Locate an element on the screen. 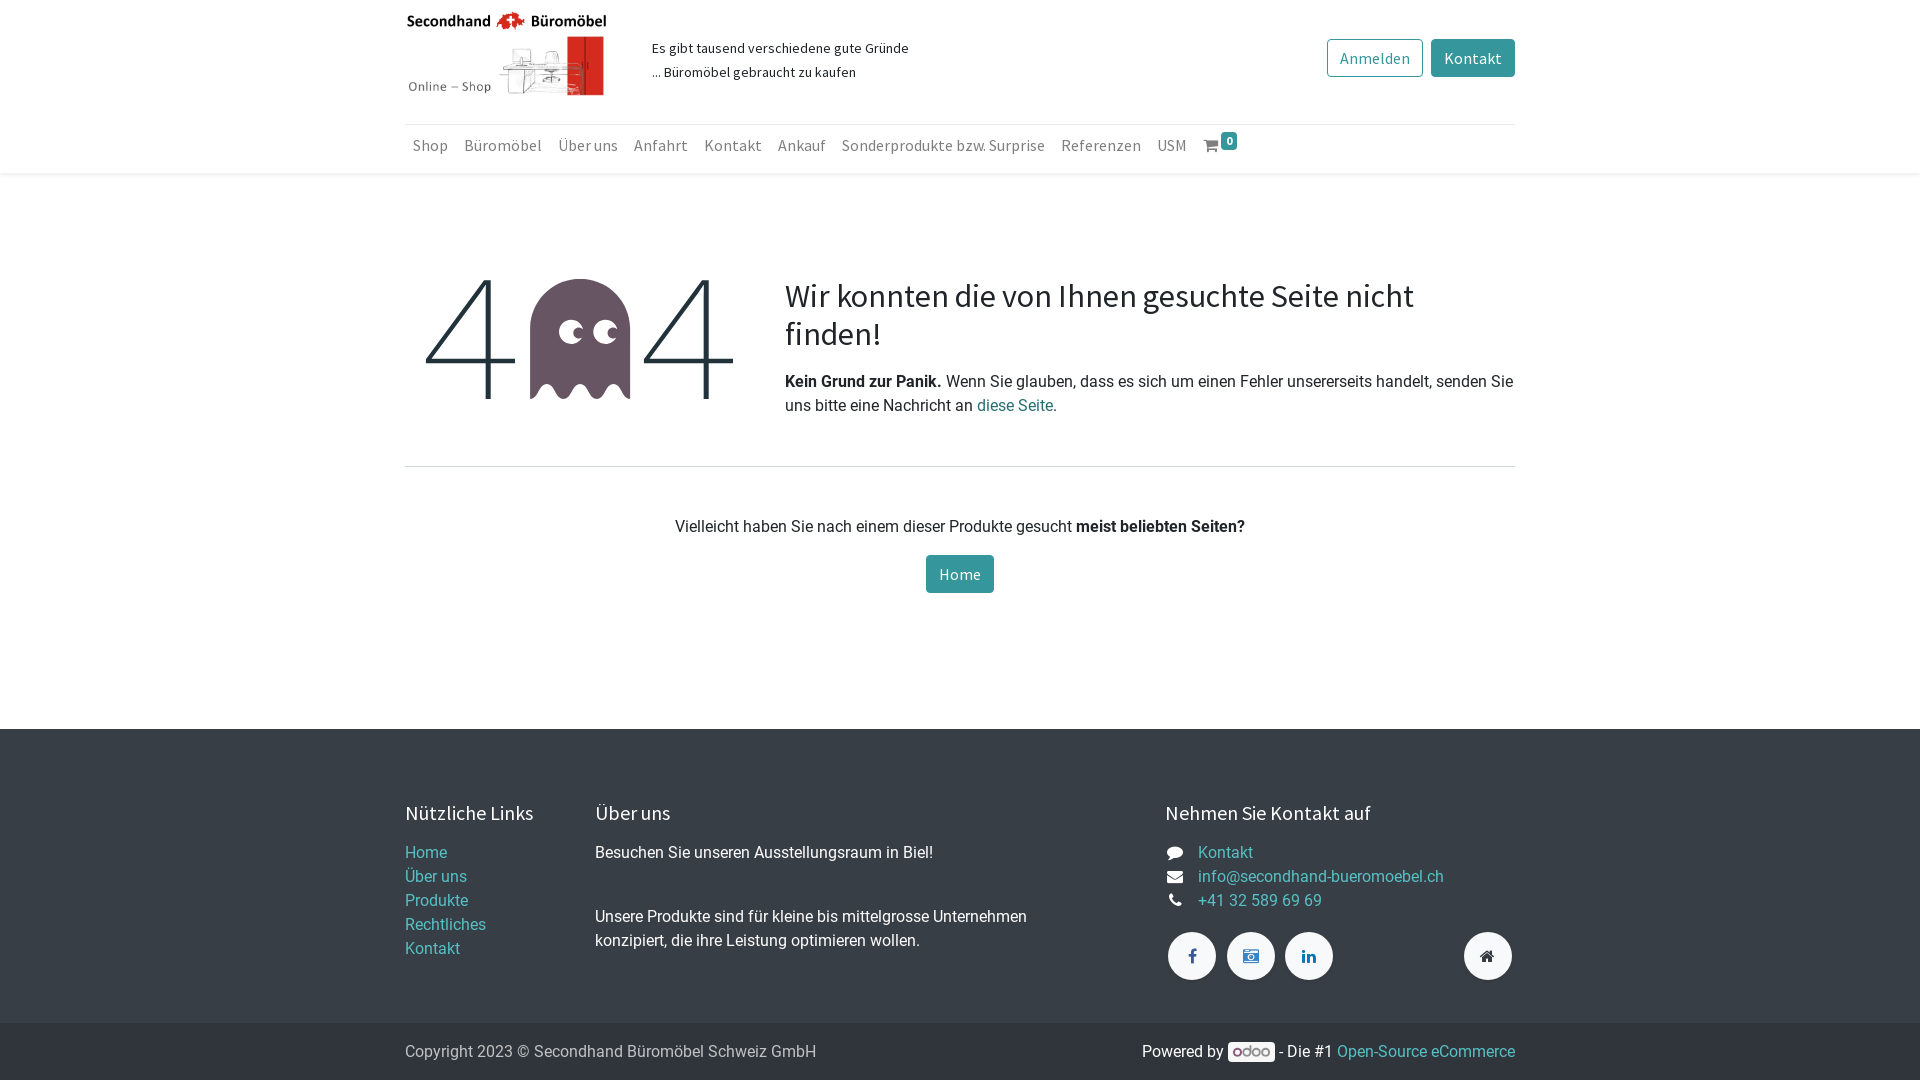  'diese Seite' is located at coordinates (1014, 405).